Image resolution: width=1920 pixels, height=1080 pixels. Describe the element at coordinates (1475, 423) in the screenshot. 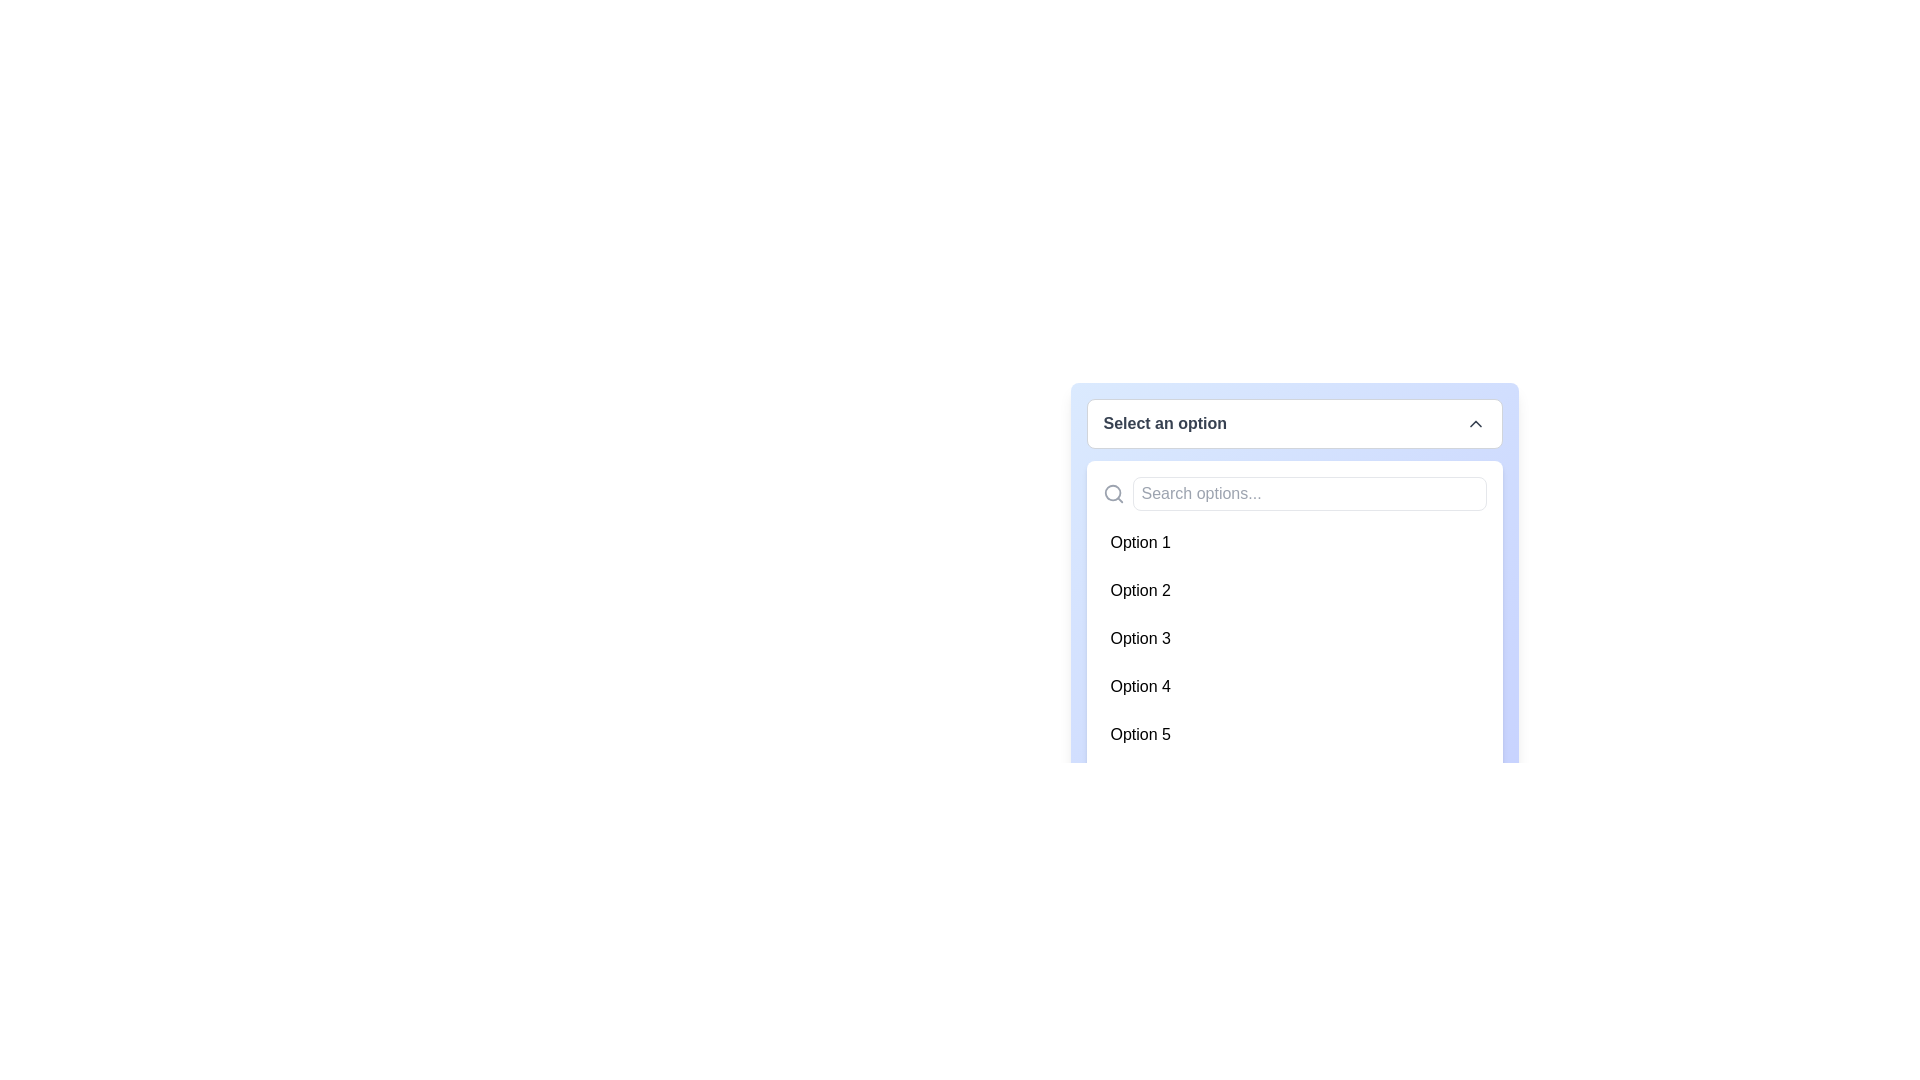

I see `the upward chevron icon located at the far right of the 'Select an option' dropdown header` at that location.